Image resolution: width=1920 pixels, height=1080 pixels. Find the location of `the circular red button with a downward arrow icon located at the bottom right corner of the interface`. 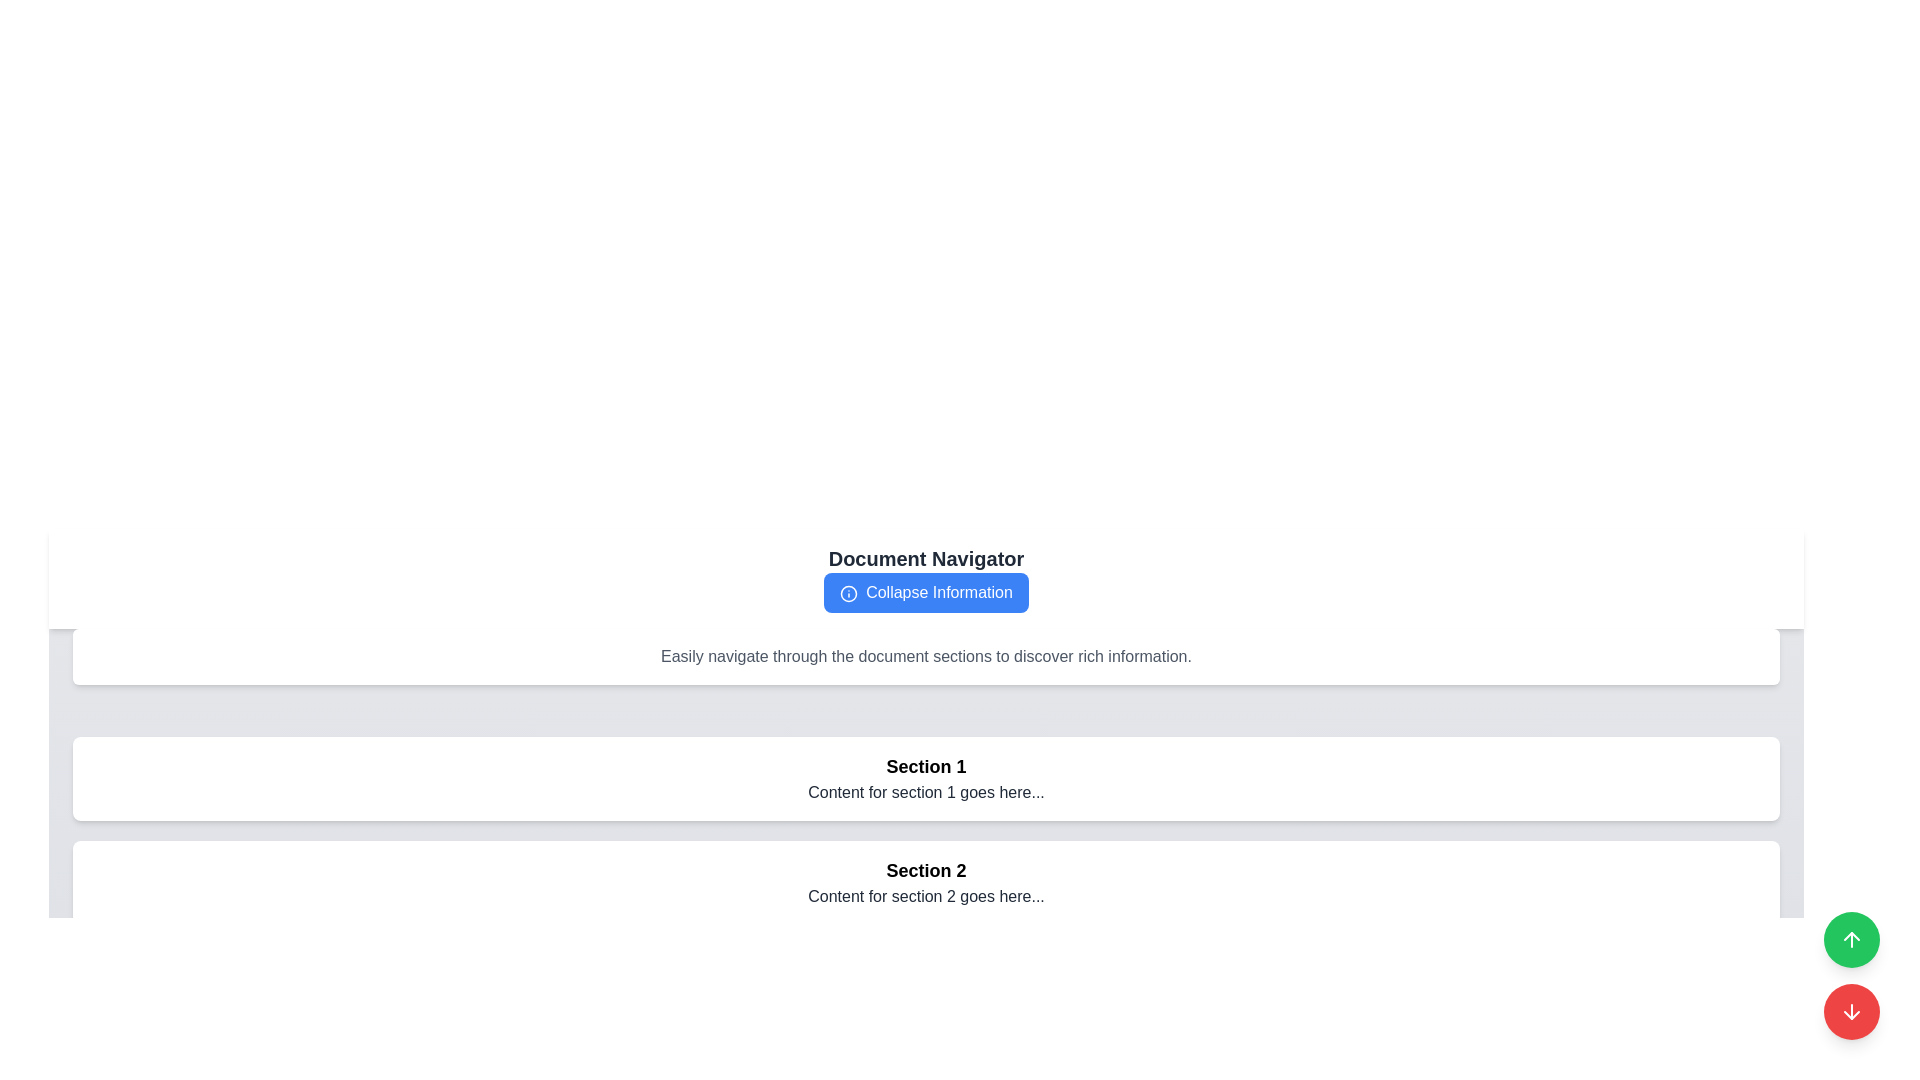

the circular red button with a downward arrow icon located at the bottom right corner of the interface is located at coordinates (1851, 1011).